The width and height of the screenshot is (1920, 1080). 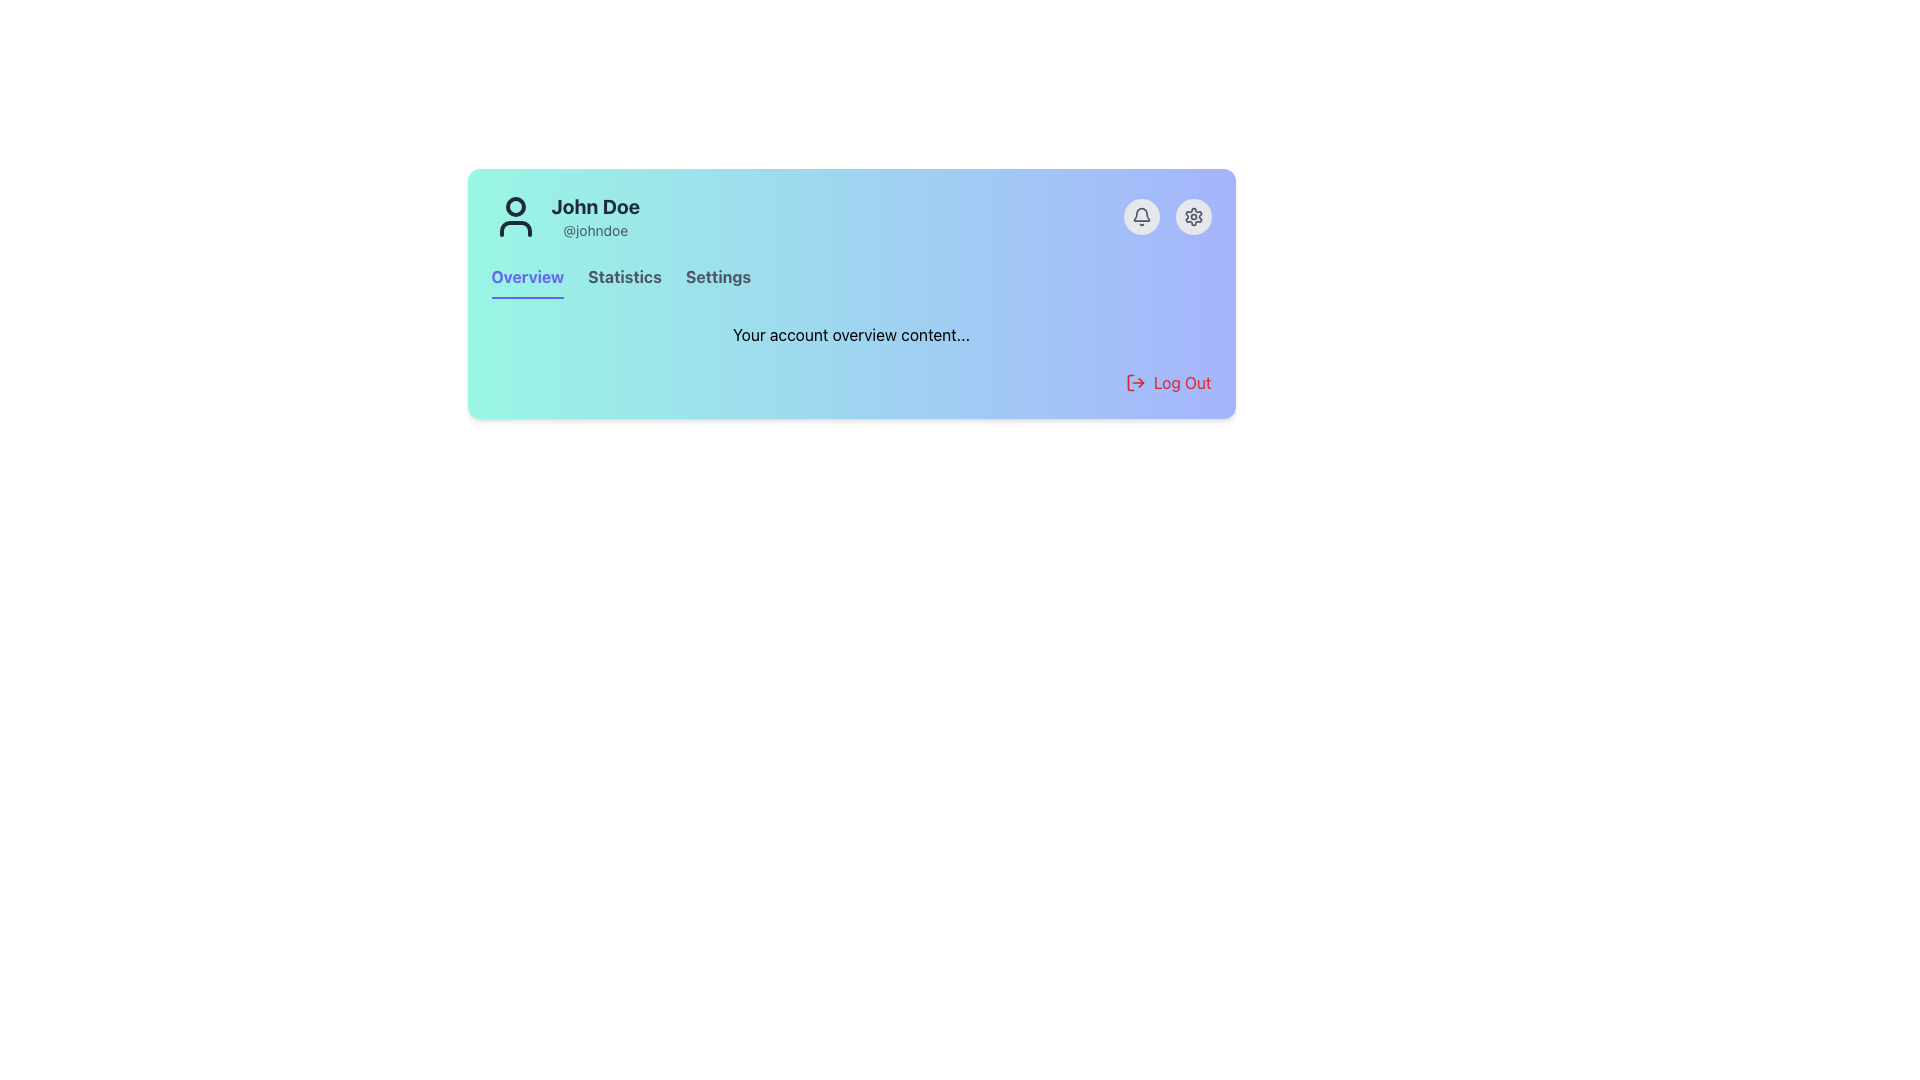 What do you see at coordinates (1193, 216) in the screenshot?
I see `the circular settings button with a gear icon located in the settings pane` at bounding box center [1193, 216].